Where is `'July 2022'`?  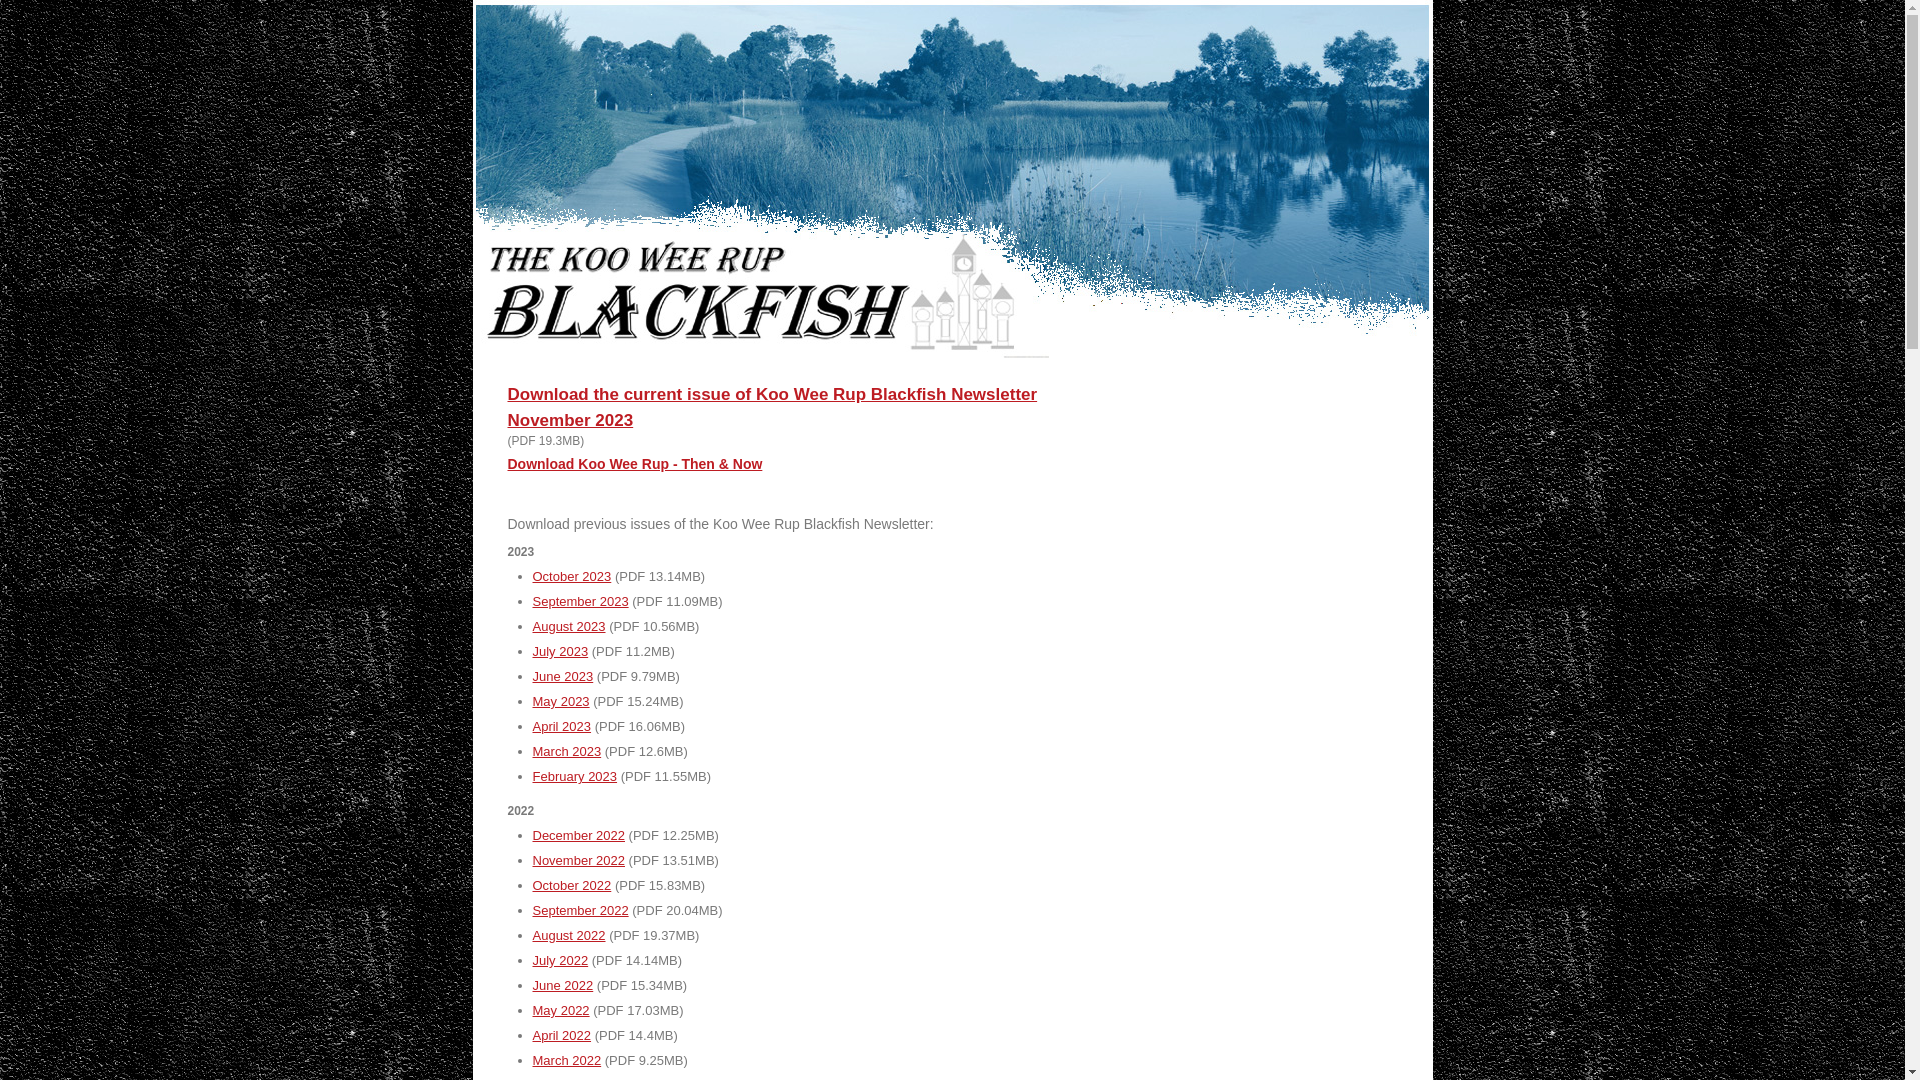
'July 2022' is located at coordinates (560, 959).